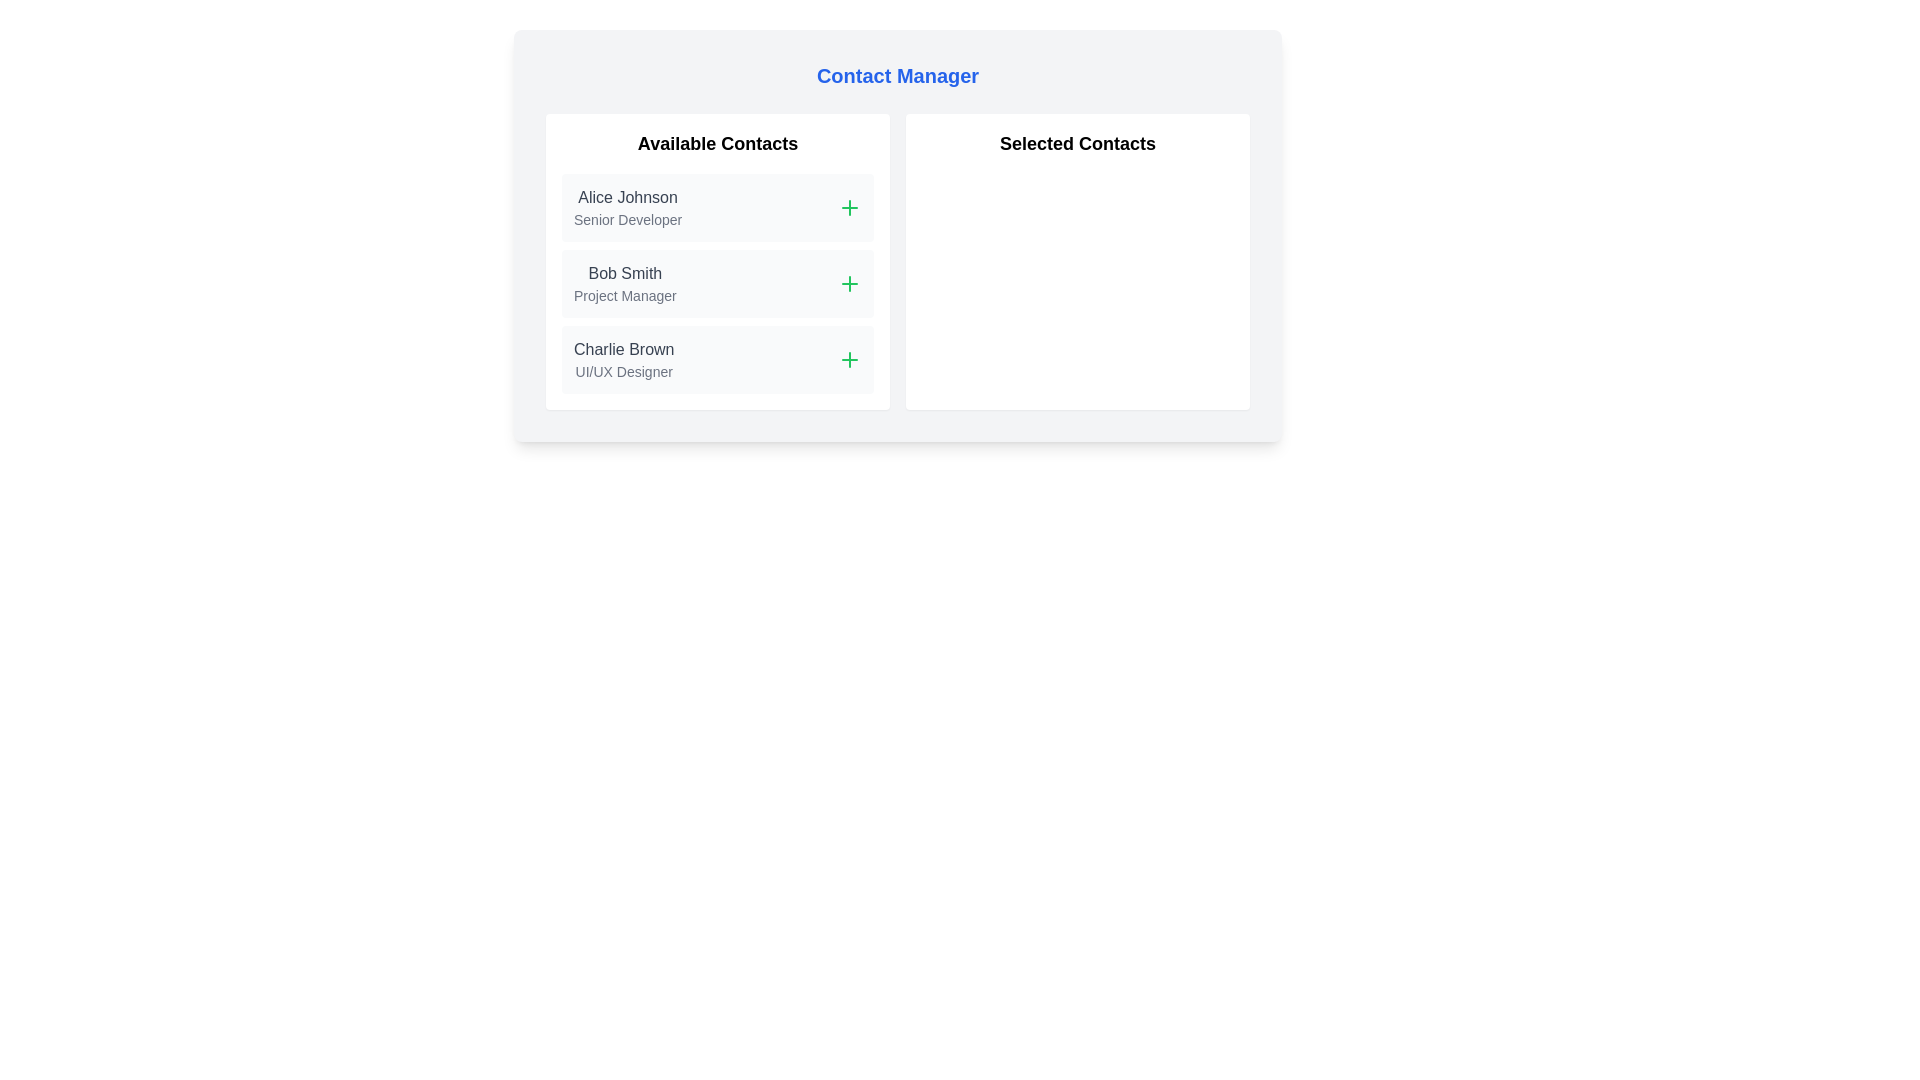 The image size is (1920, 1080). Describe the element at coordinates (624, 296) in the screenshot. I see `the text label reading 'Project Manager' located below 'Bob Smith' in the 'Available Contacts' section` at that location.